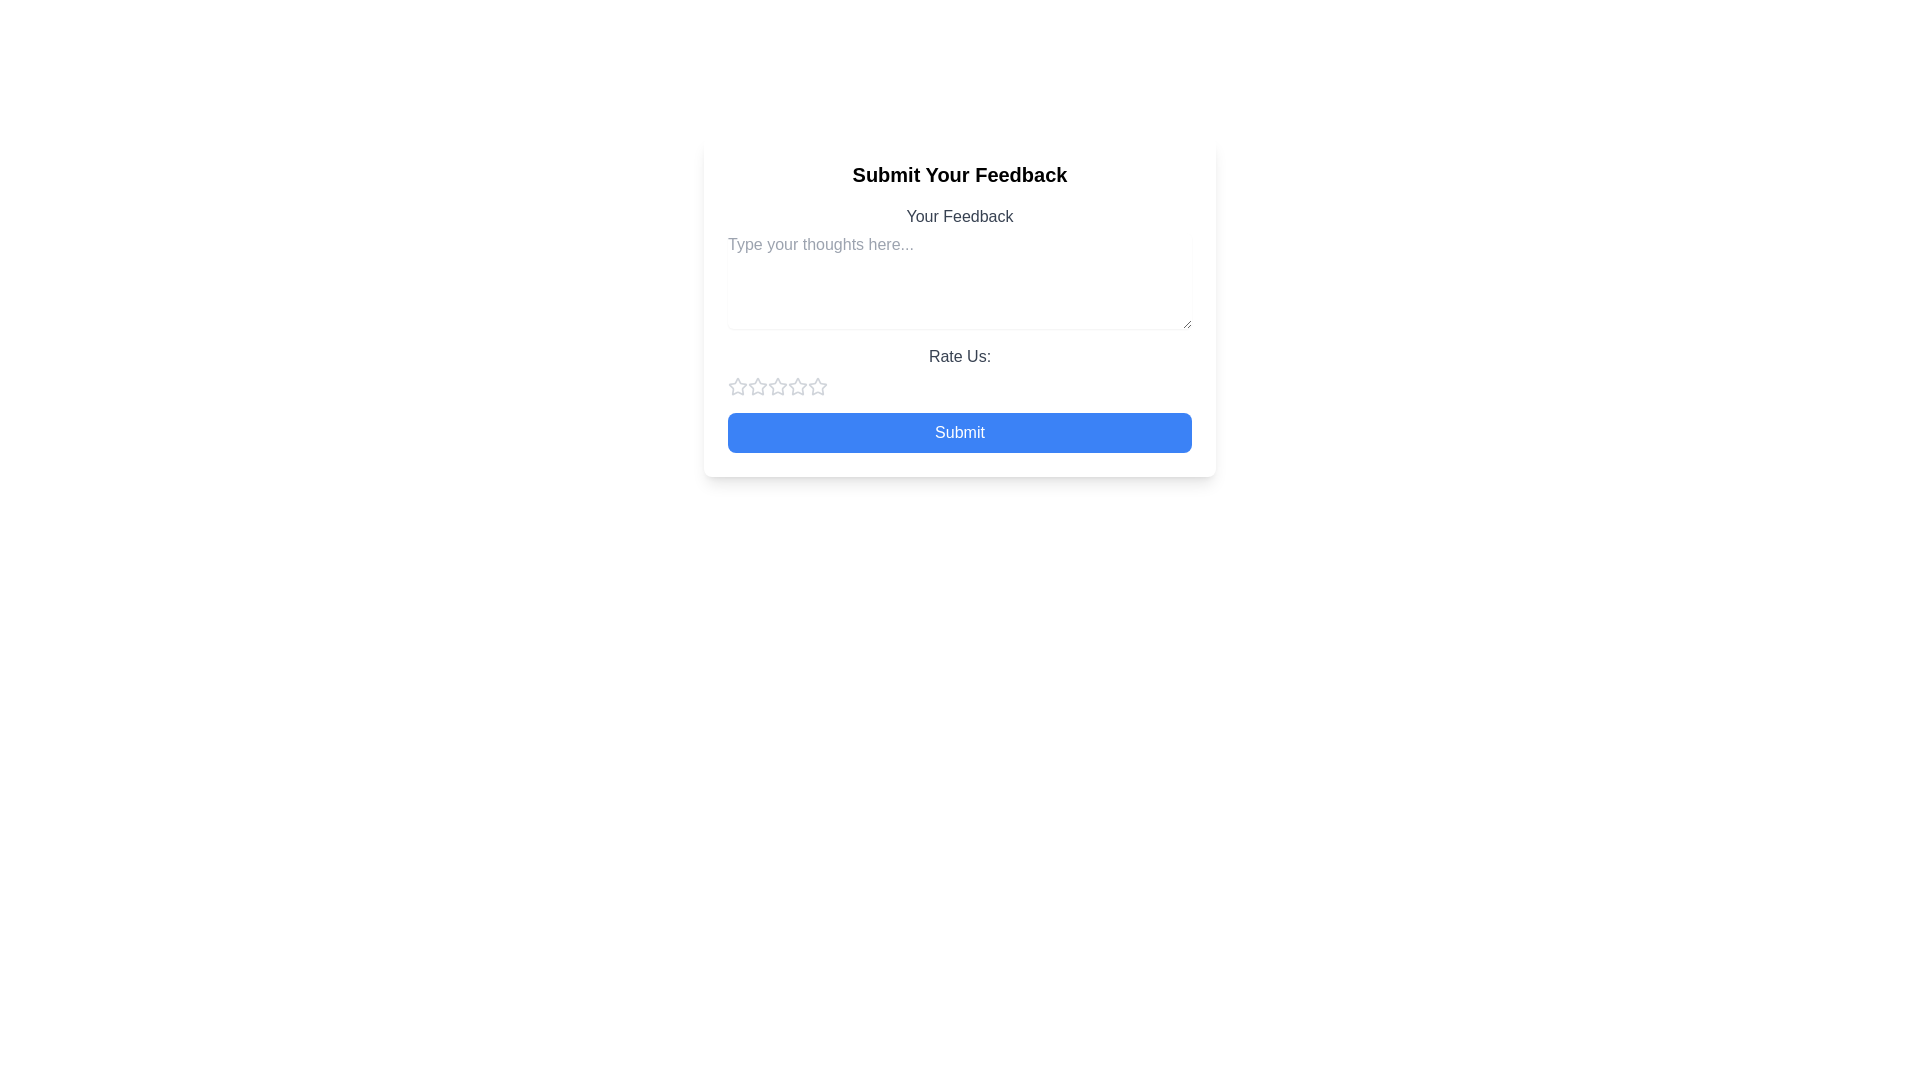  What do you see at coordinates (737, 386) in the screenshot?
I see `the first star-shaped button, which is gray in color, located beneath the 'Rate Us' textarea` at bounding box center [737, 386].